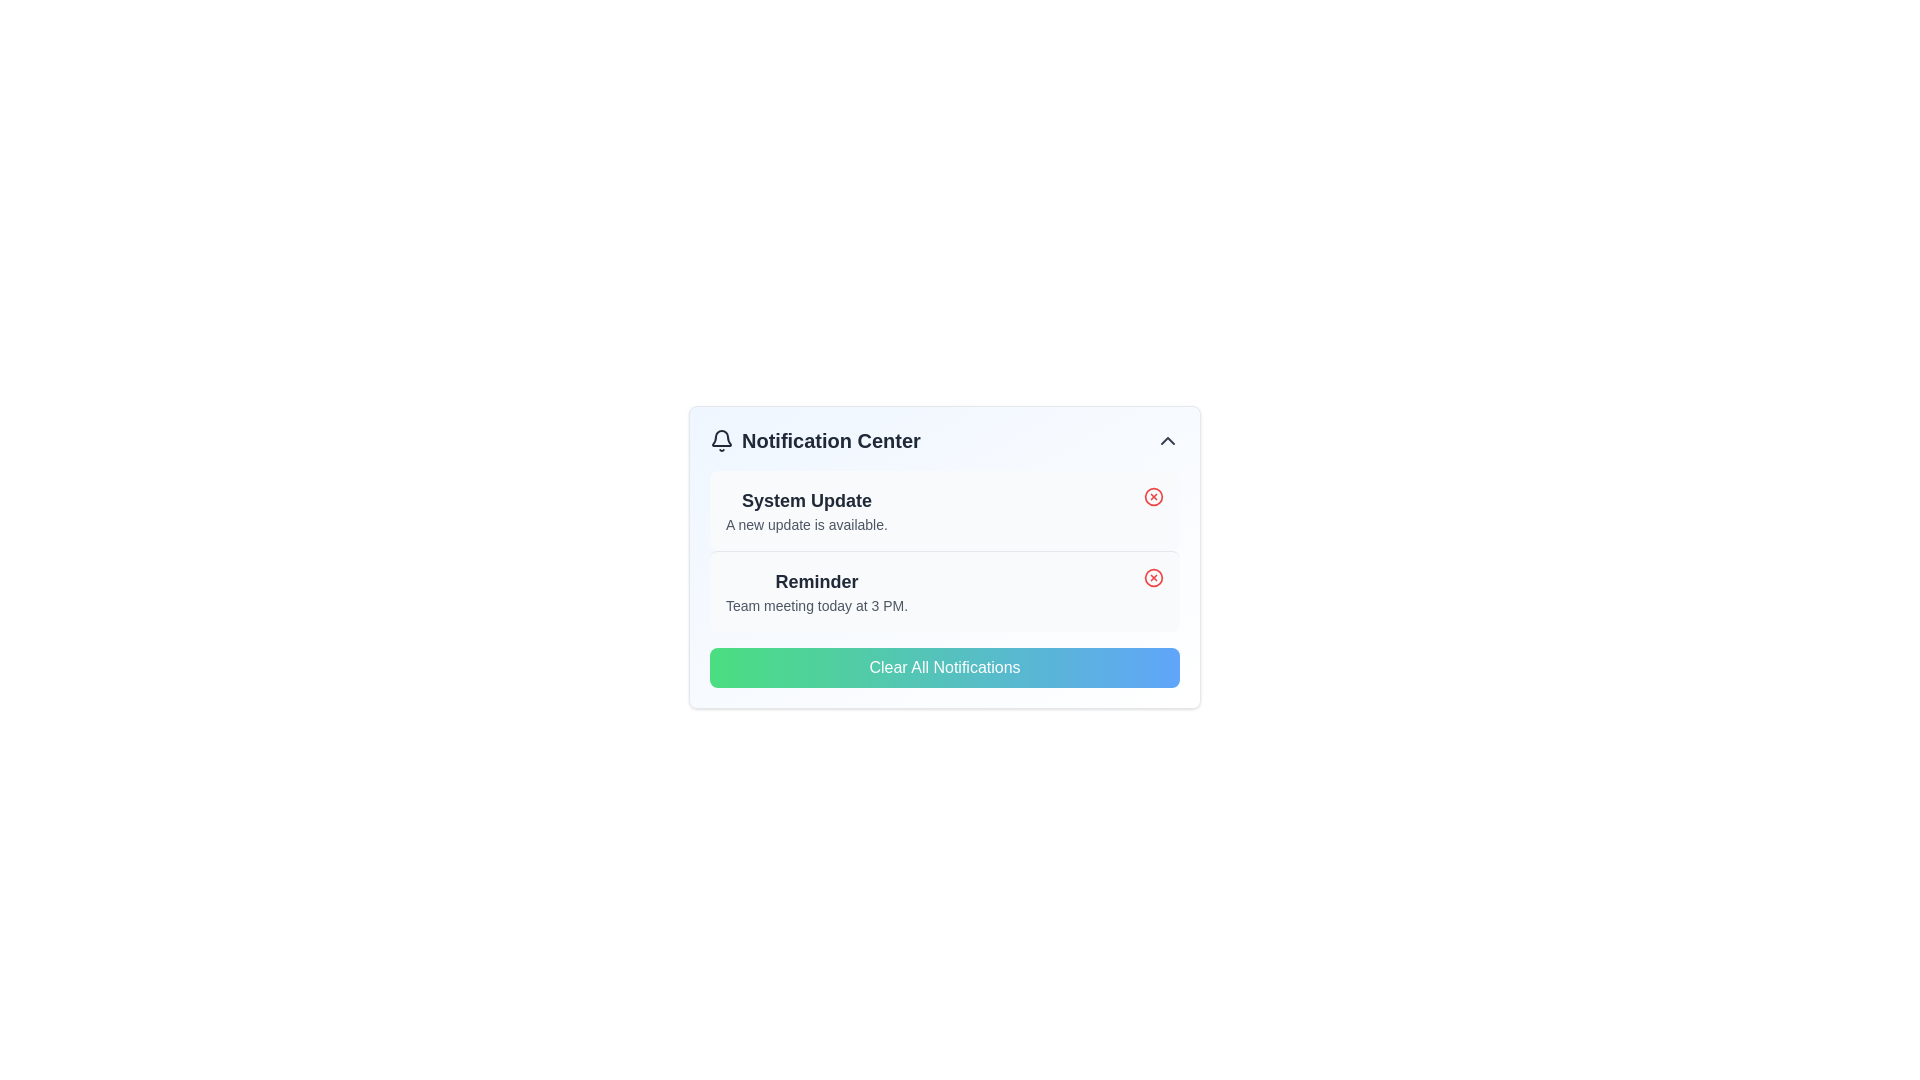 The height and width of the screenshot is (1080, 1920). I want to click on the toggle button with an icon in the top-right corner of the Notification Center, so click(1167, 439).